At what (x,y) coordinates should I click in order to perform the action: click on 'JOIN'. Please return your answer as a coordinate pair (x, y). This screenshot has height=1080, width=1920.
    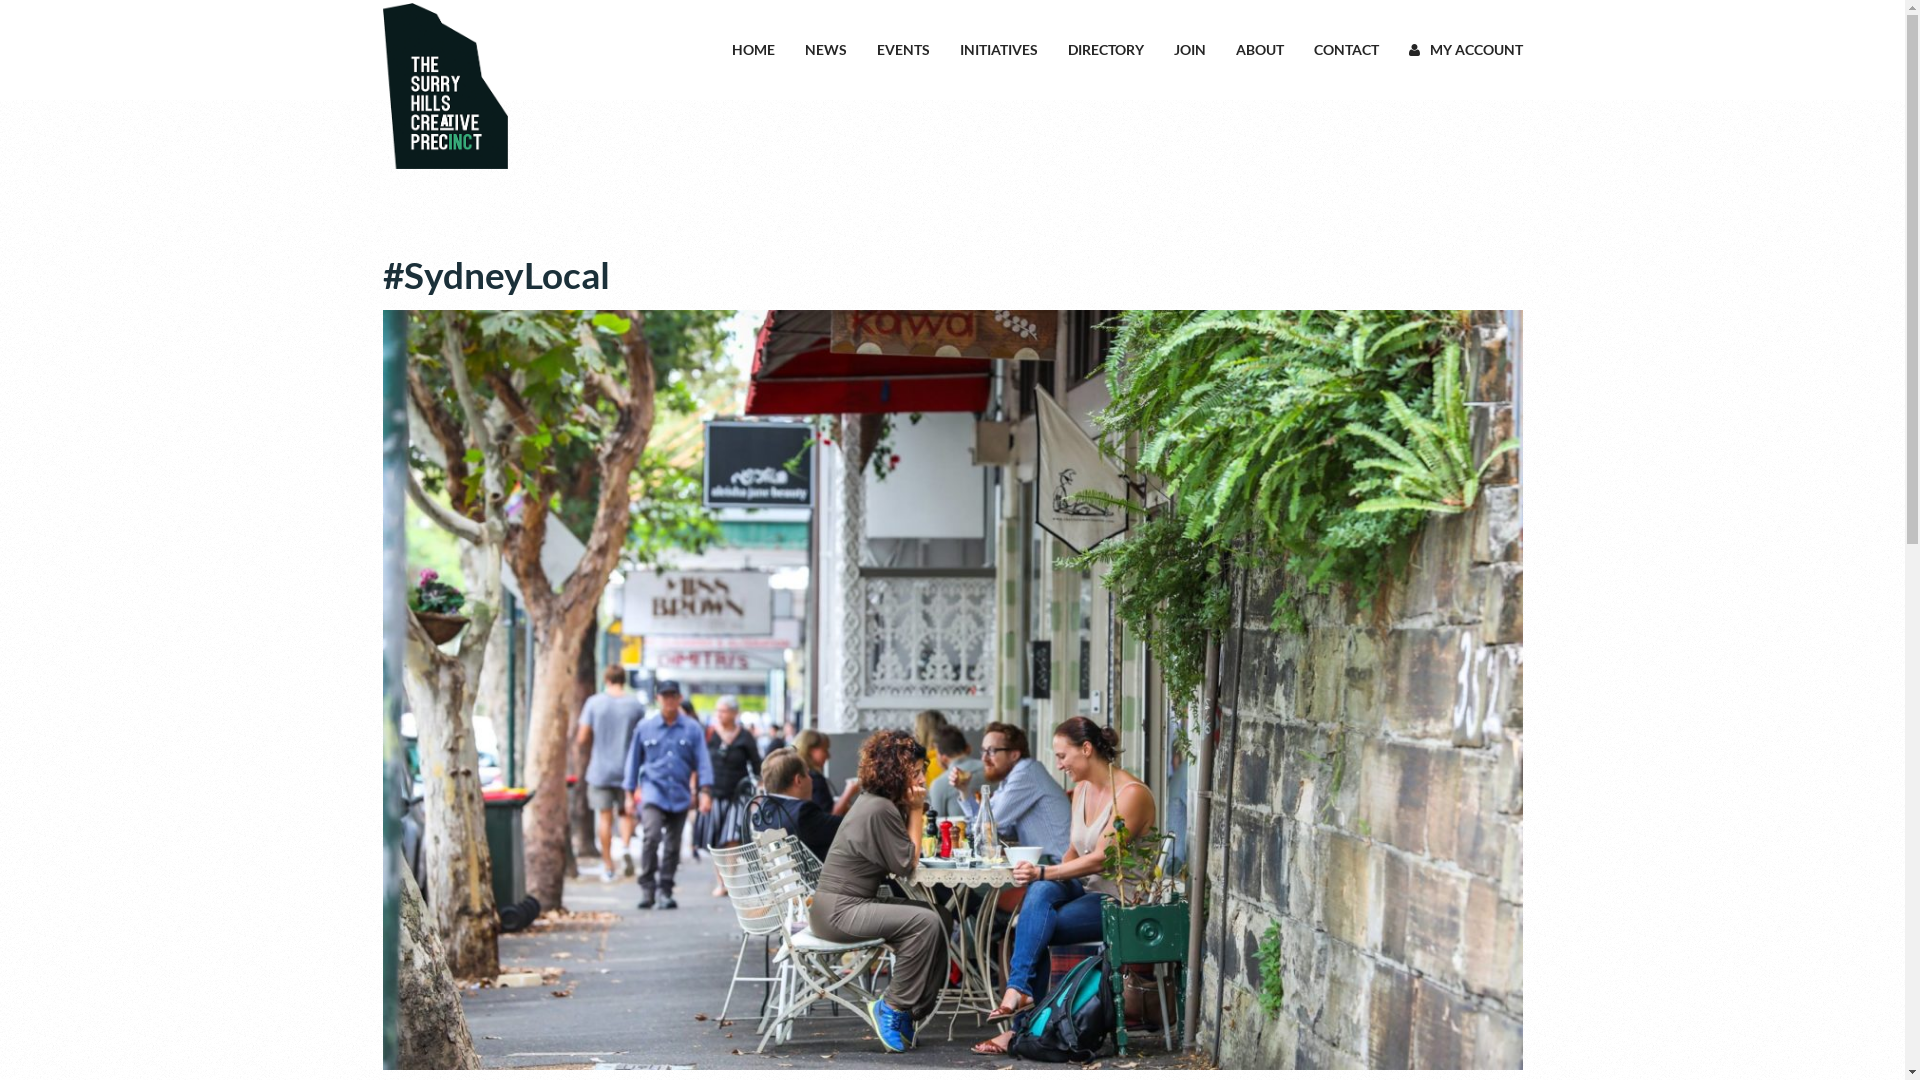
    Looking at the image, I should click on (1190, 49).